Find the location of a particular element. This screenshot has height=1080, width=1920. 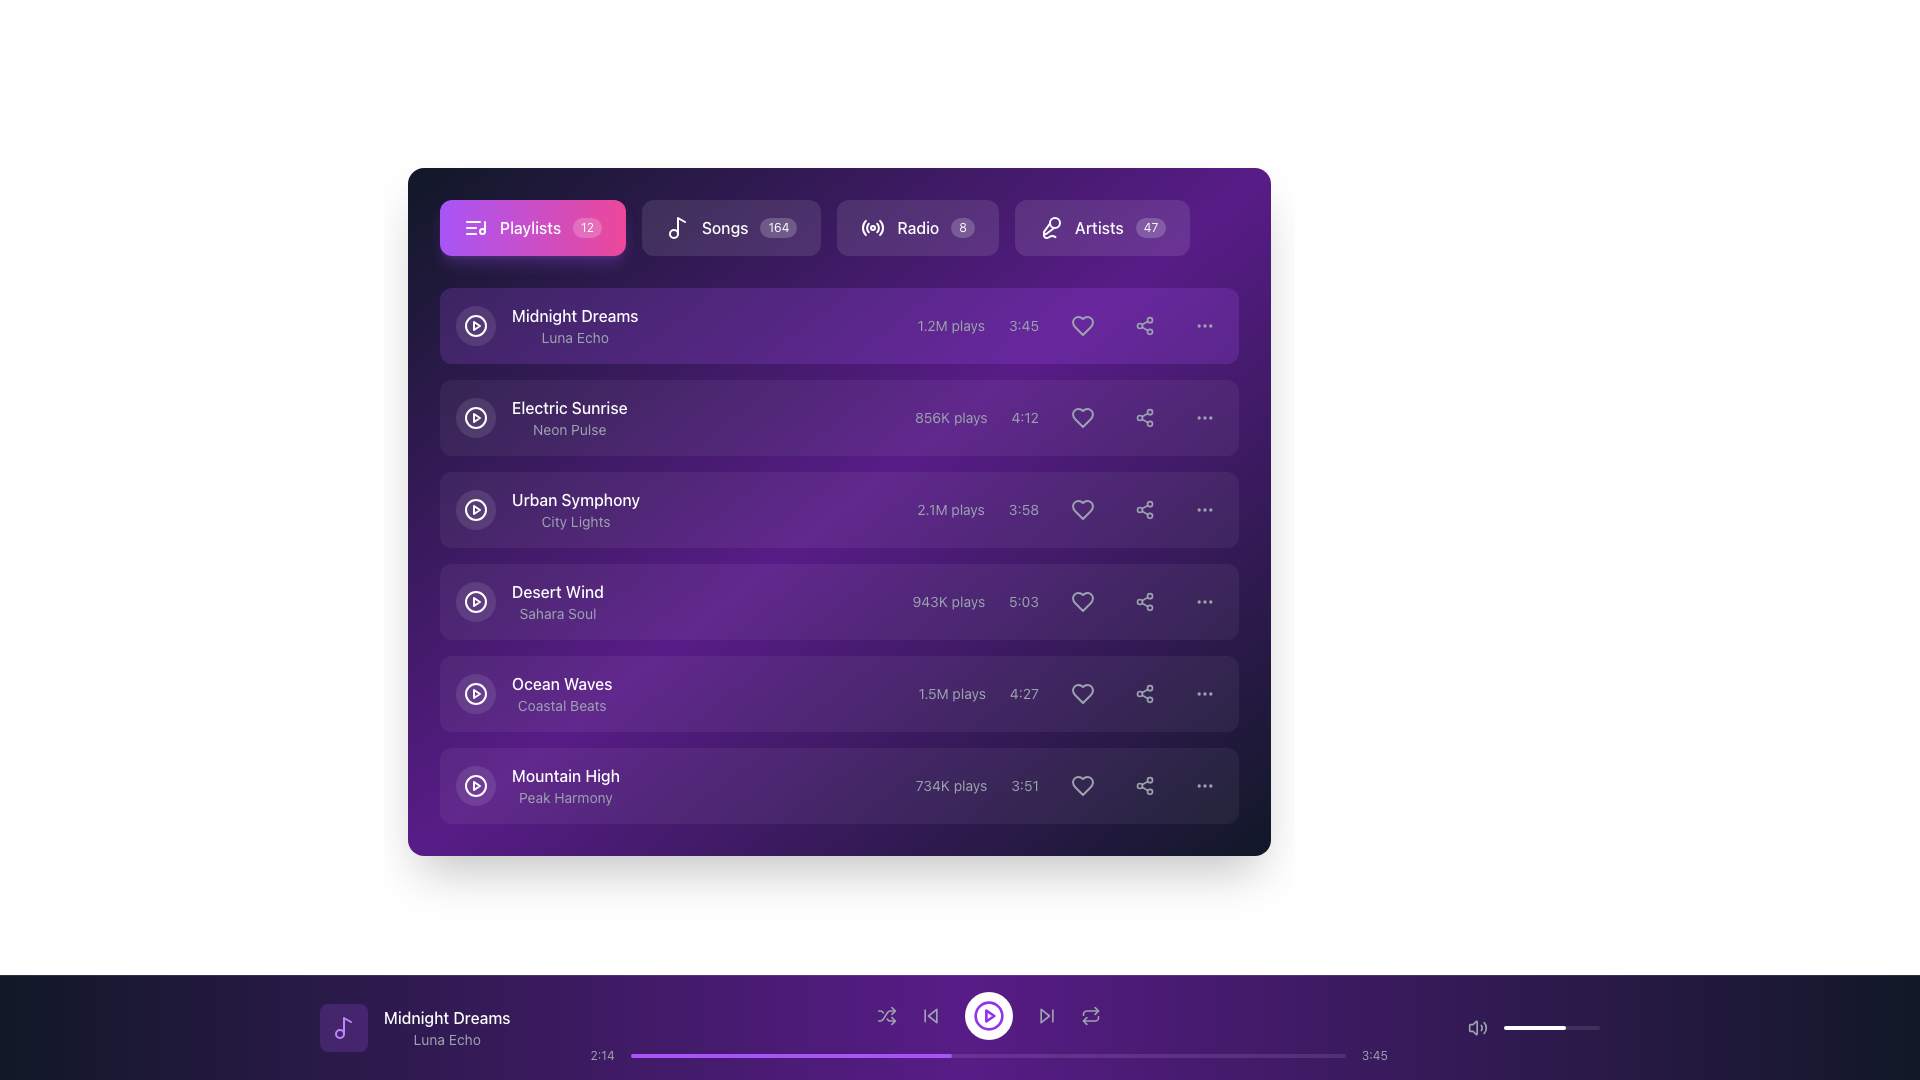

progress is located at coordinates (809, 1055).